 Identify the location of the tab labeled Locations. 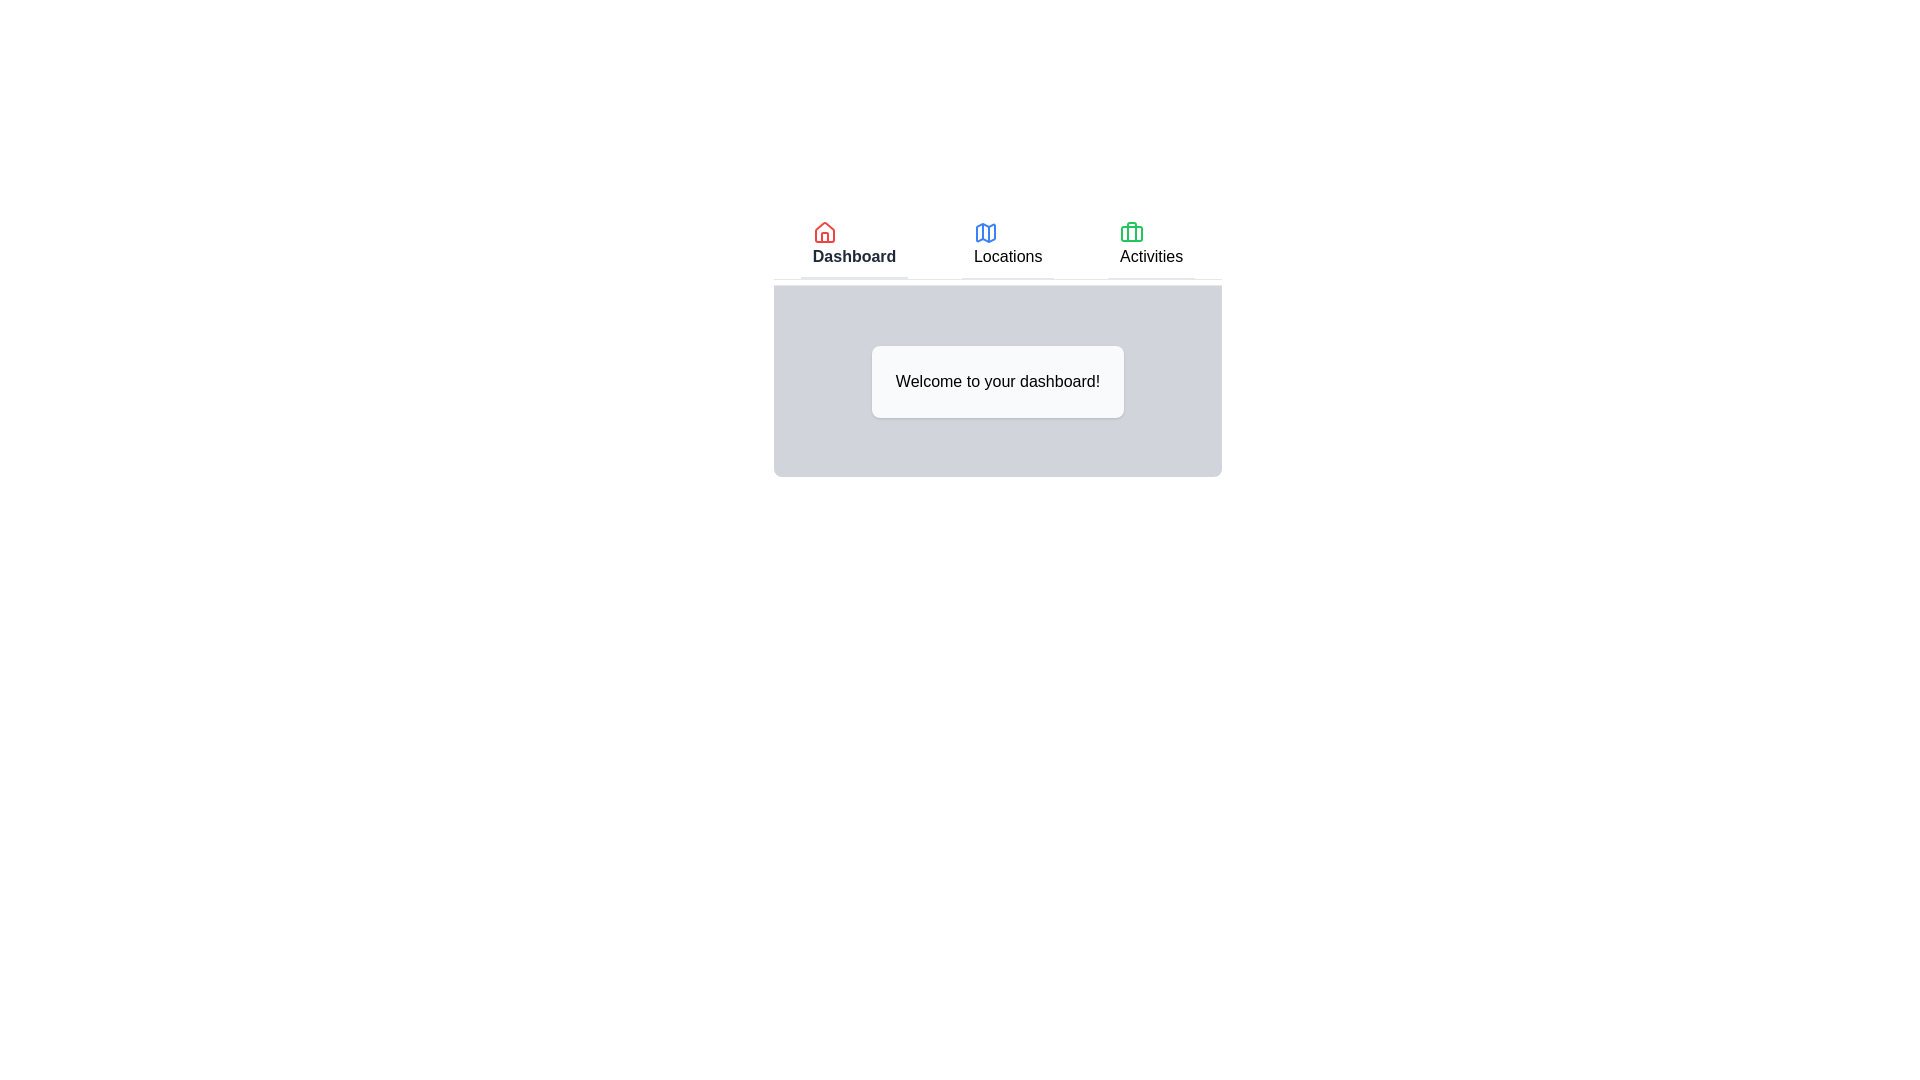
(1008, 245).